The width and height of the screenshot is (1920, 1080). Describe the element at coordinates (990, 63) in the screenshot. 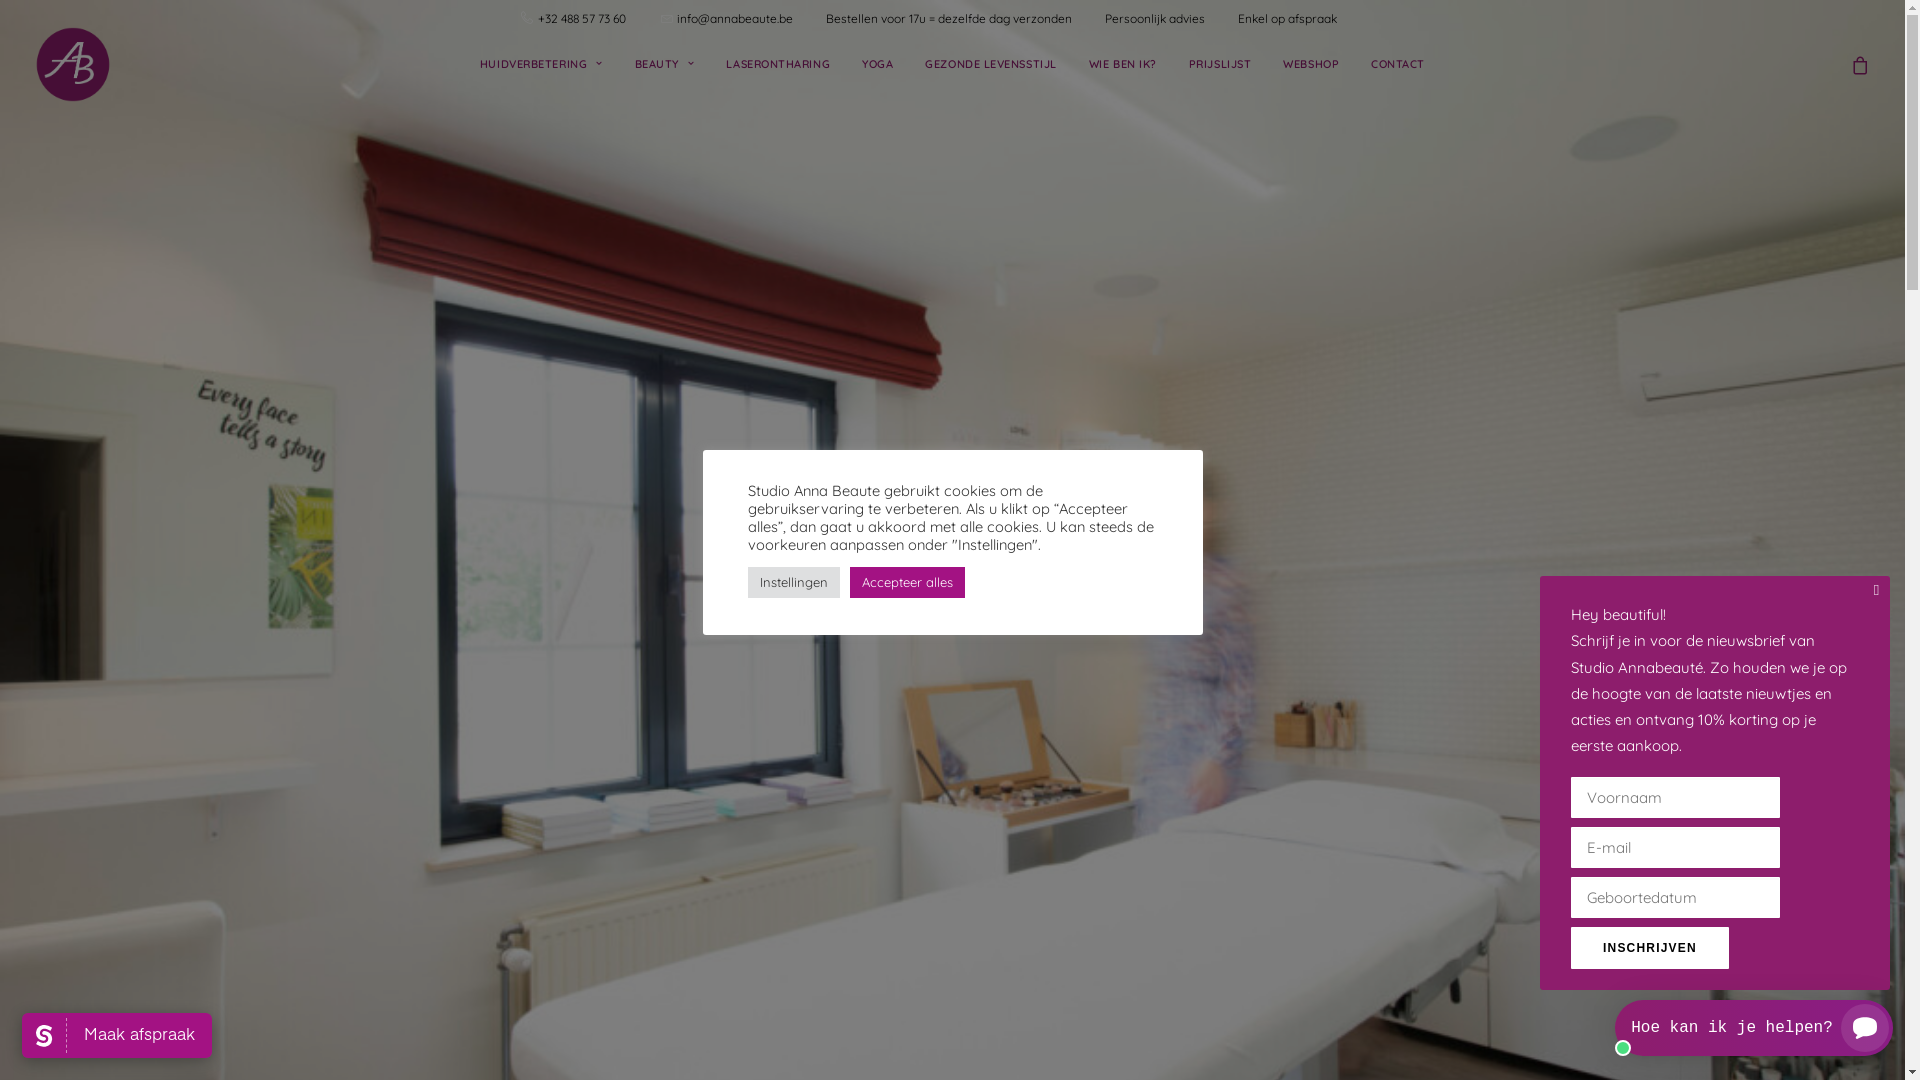

I see `'GEZONDE LEVENSSTIJL'` at that location.